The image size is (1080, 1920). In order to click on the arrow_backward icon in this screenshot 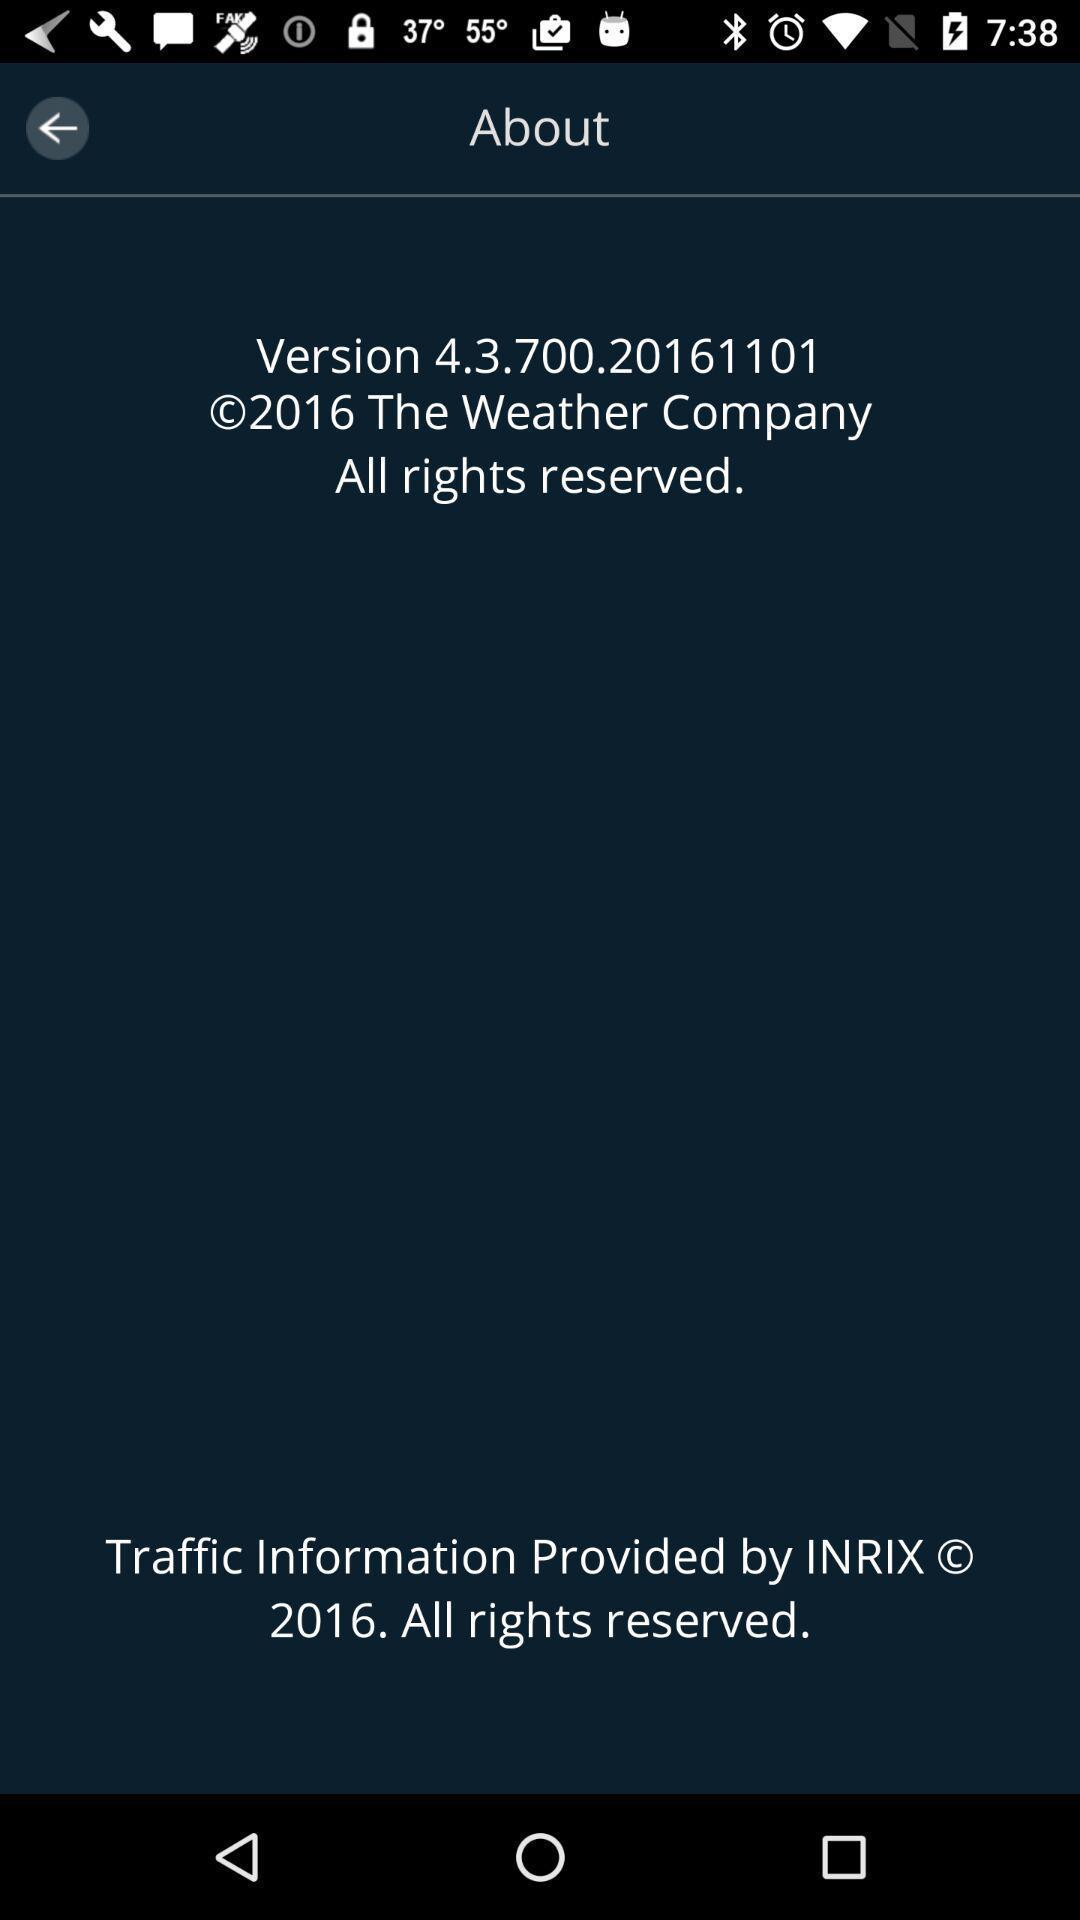, I will do `click(56, 127)`.